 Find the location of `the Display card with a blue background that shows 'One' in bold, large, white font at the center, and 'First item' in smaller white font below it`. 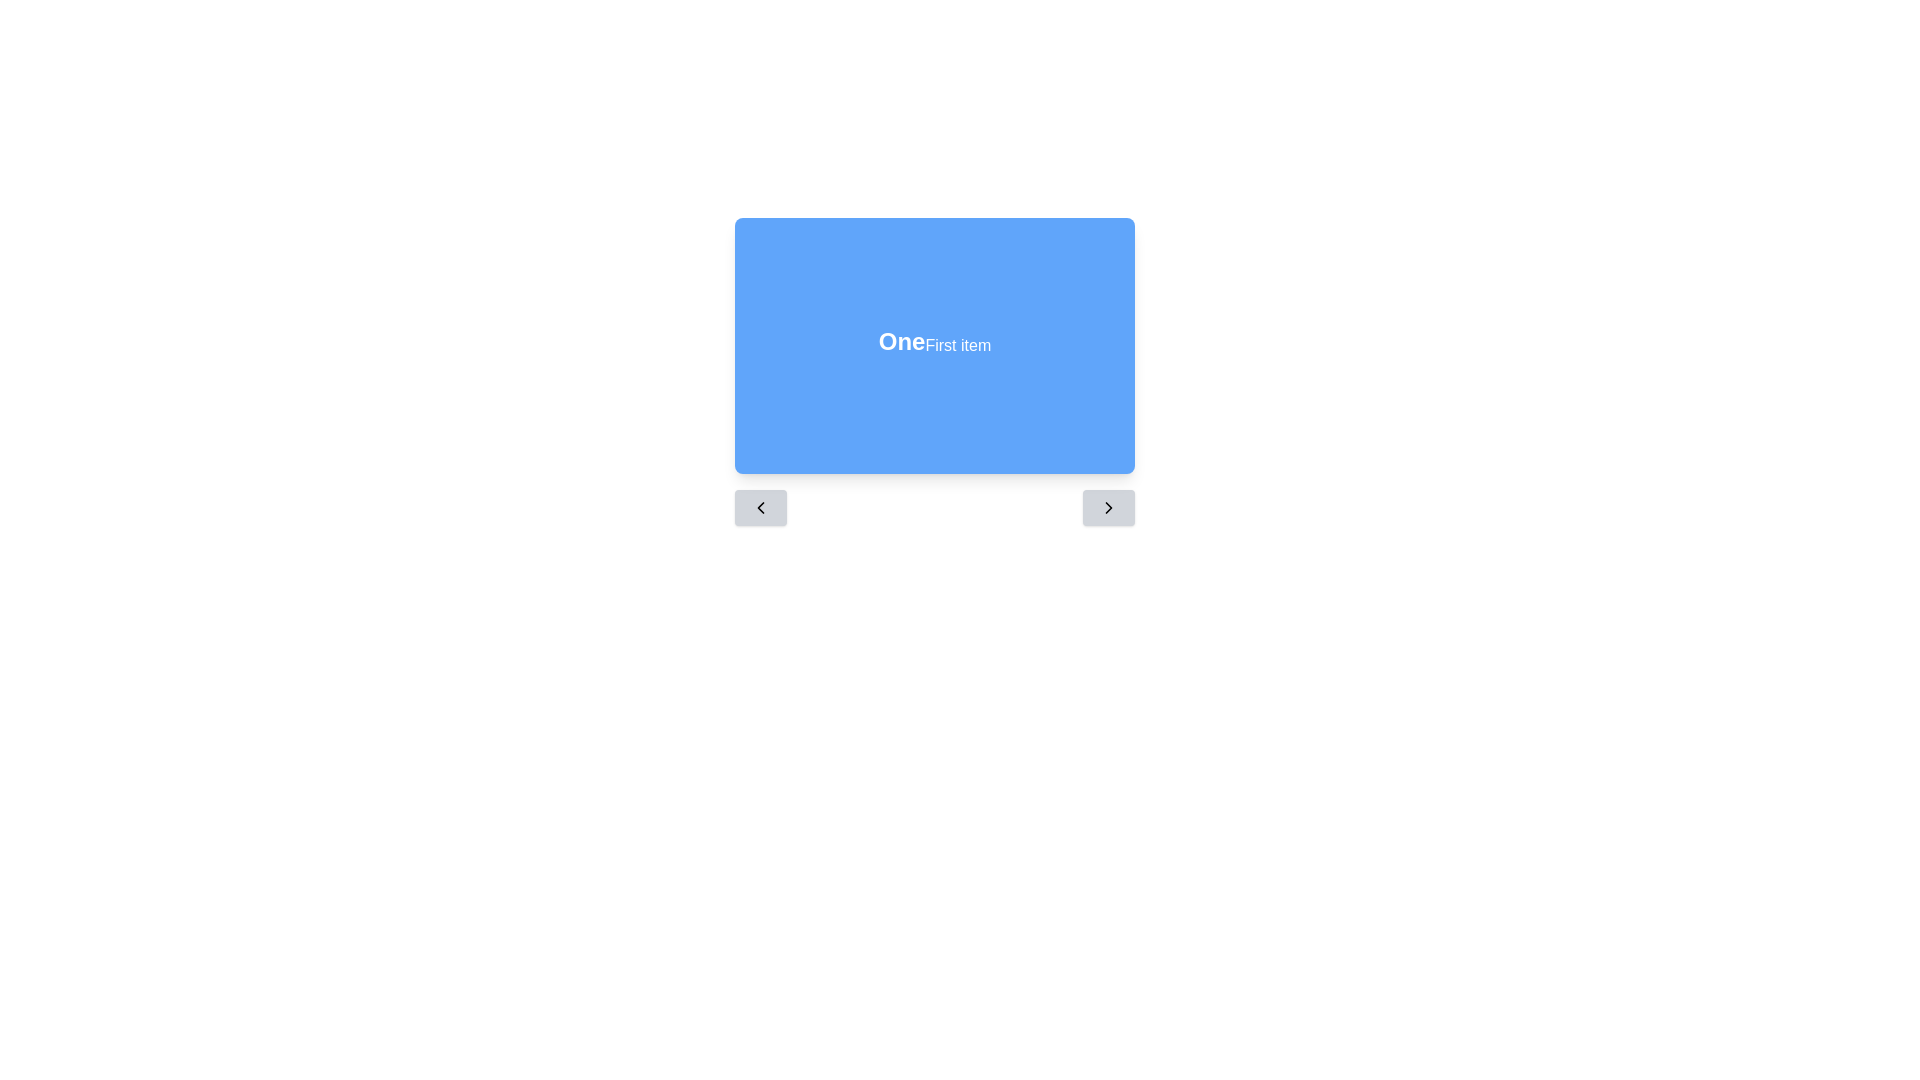

the Display card with a blue background that shows 'One' in bold, large, white font at the center, and 'First item' in smaller white font below it is located at coordinates (934, 345).